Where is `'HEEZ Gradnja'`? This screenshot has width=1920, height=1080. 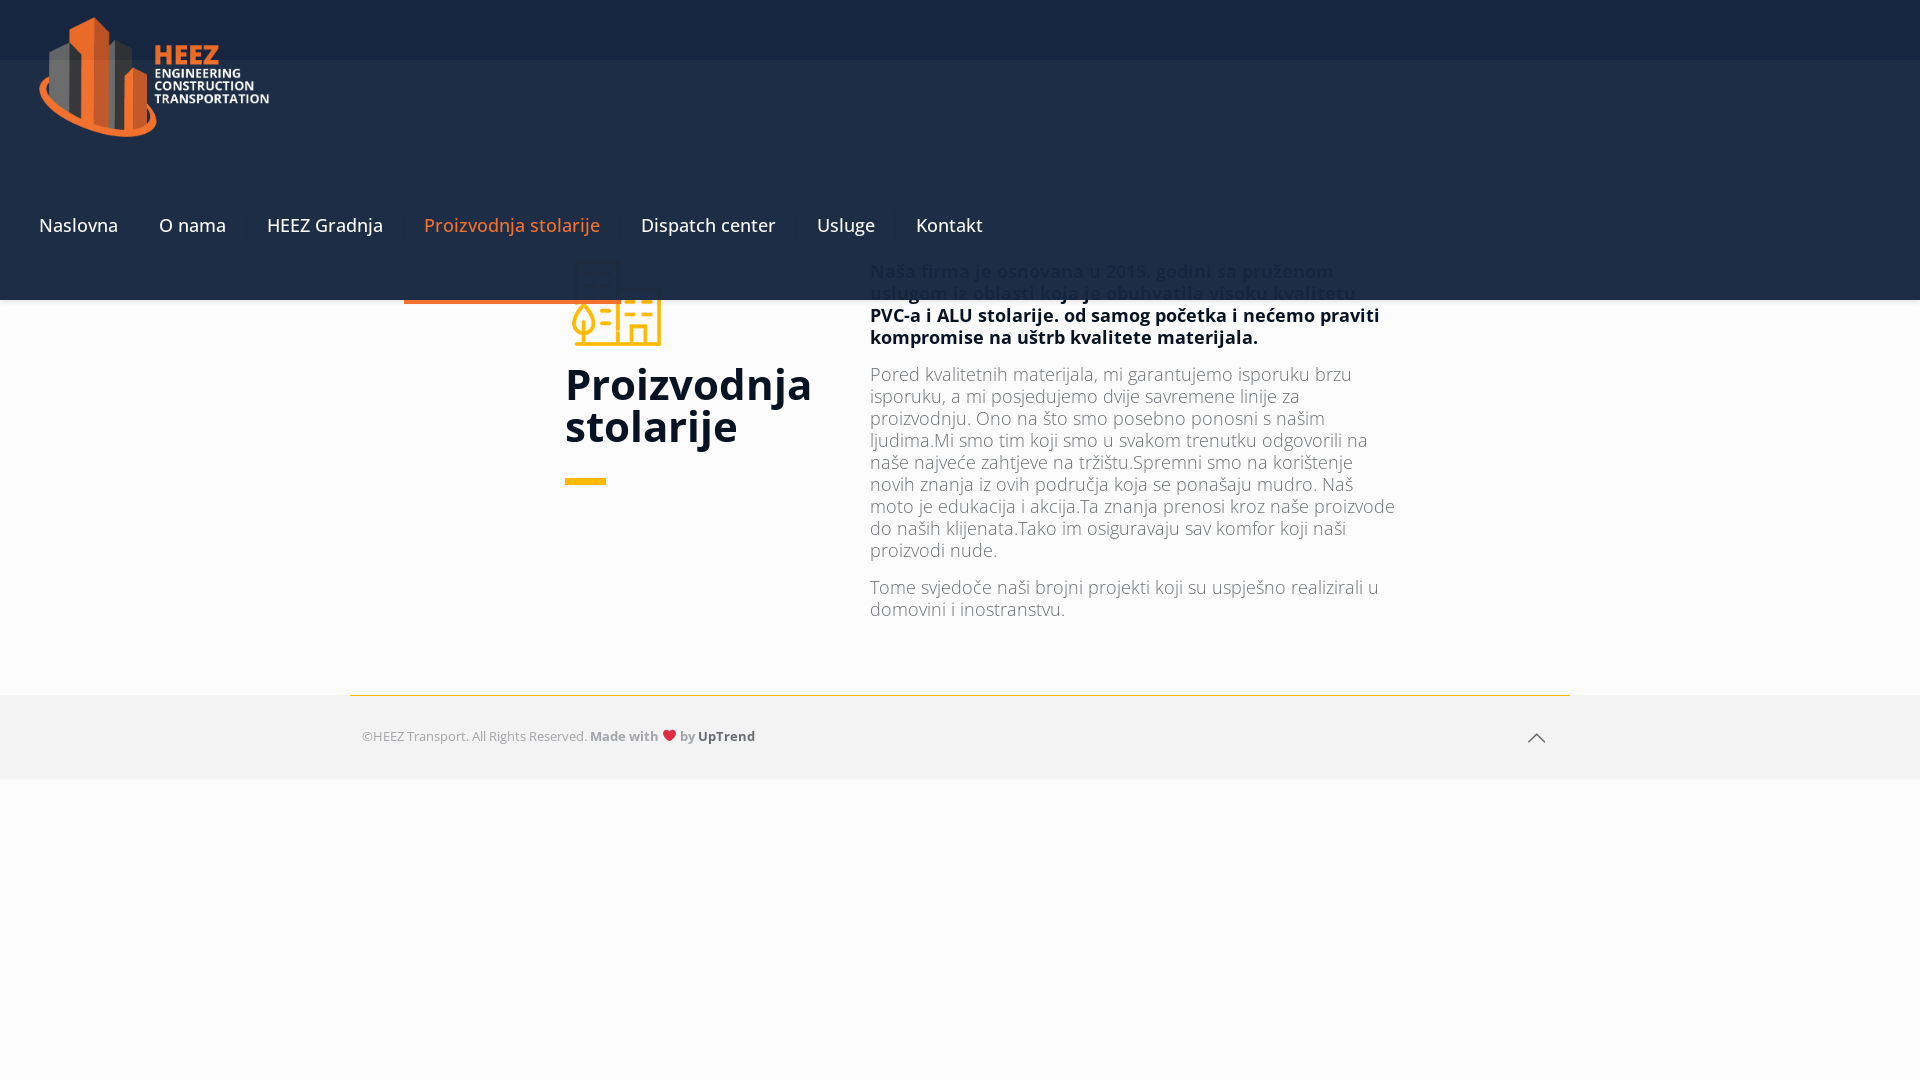 'HEEZ Gradnja' is located at coordinates (245, 224).